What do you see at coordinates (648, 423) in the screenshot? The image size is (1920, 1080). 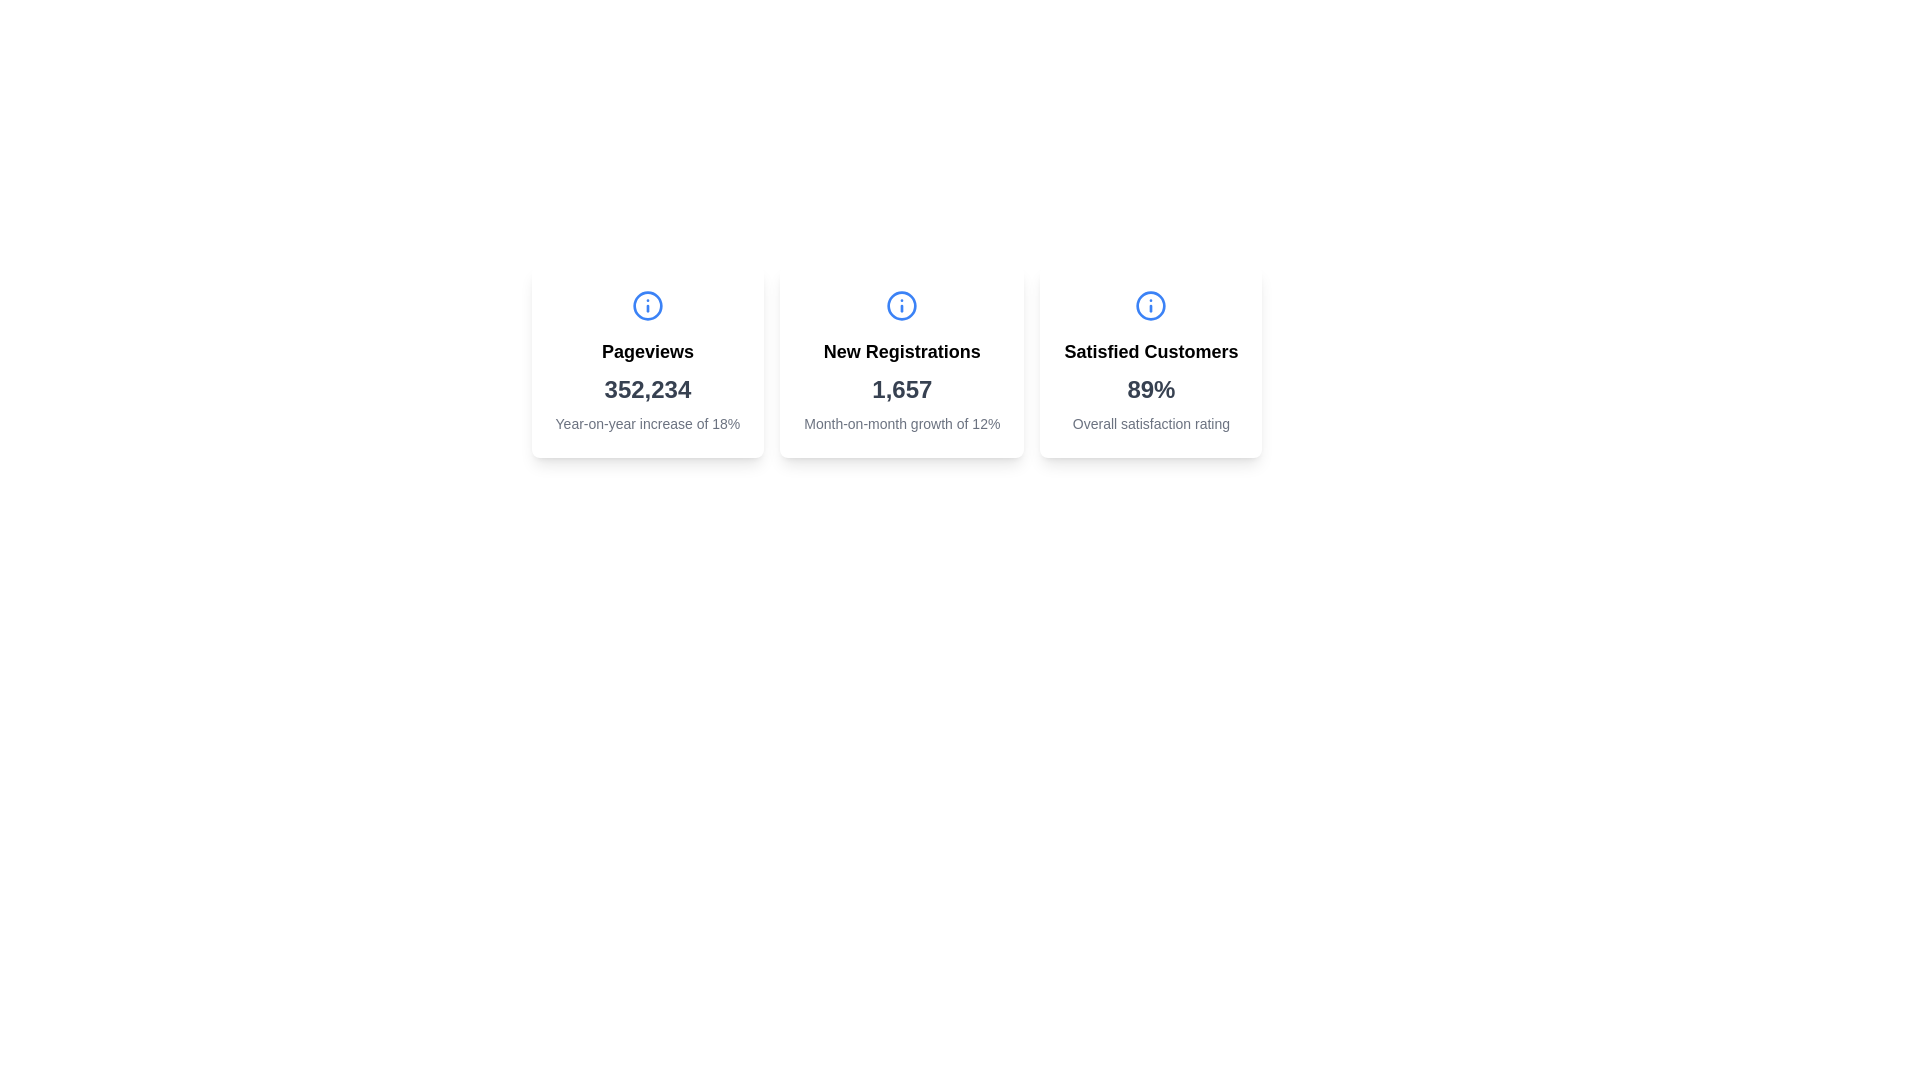 I see `the text label displaying 'Year-on-year increase of 18%'` at bounding box center [648, 423].